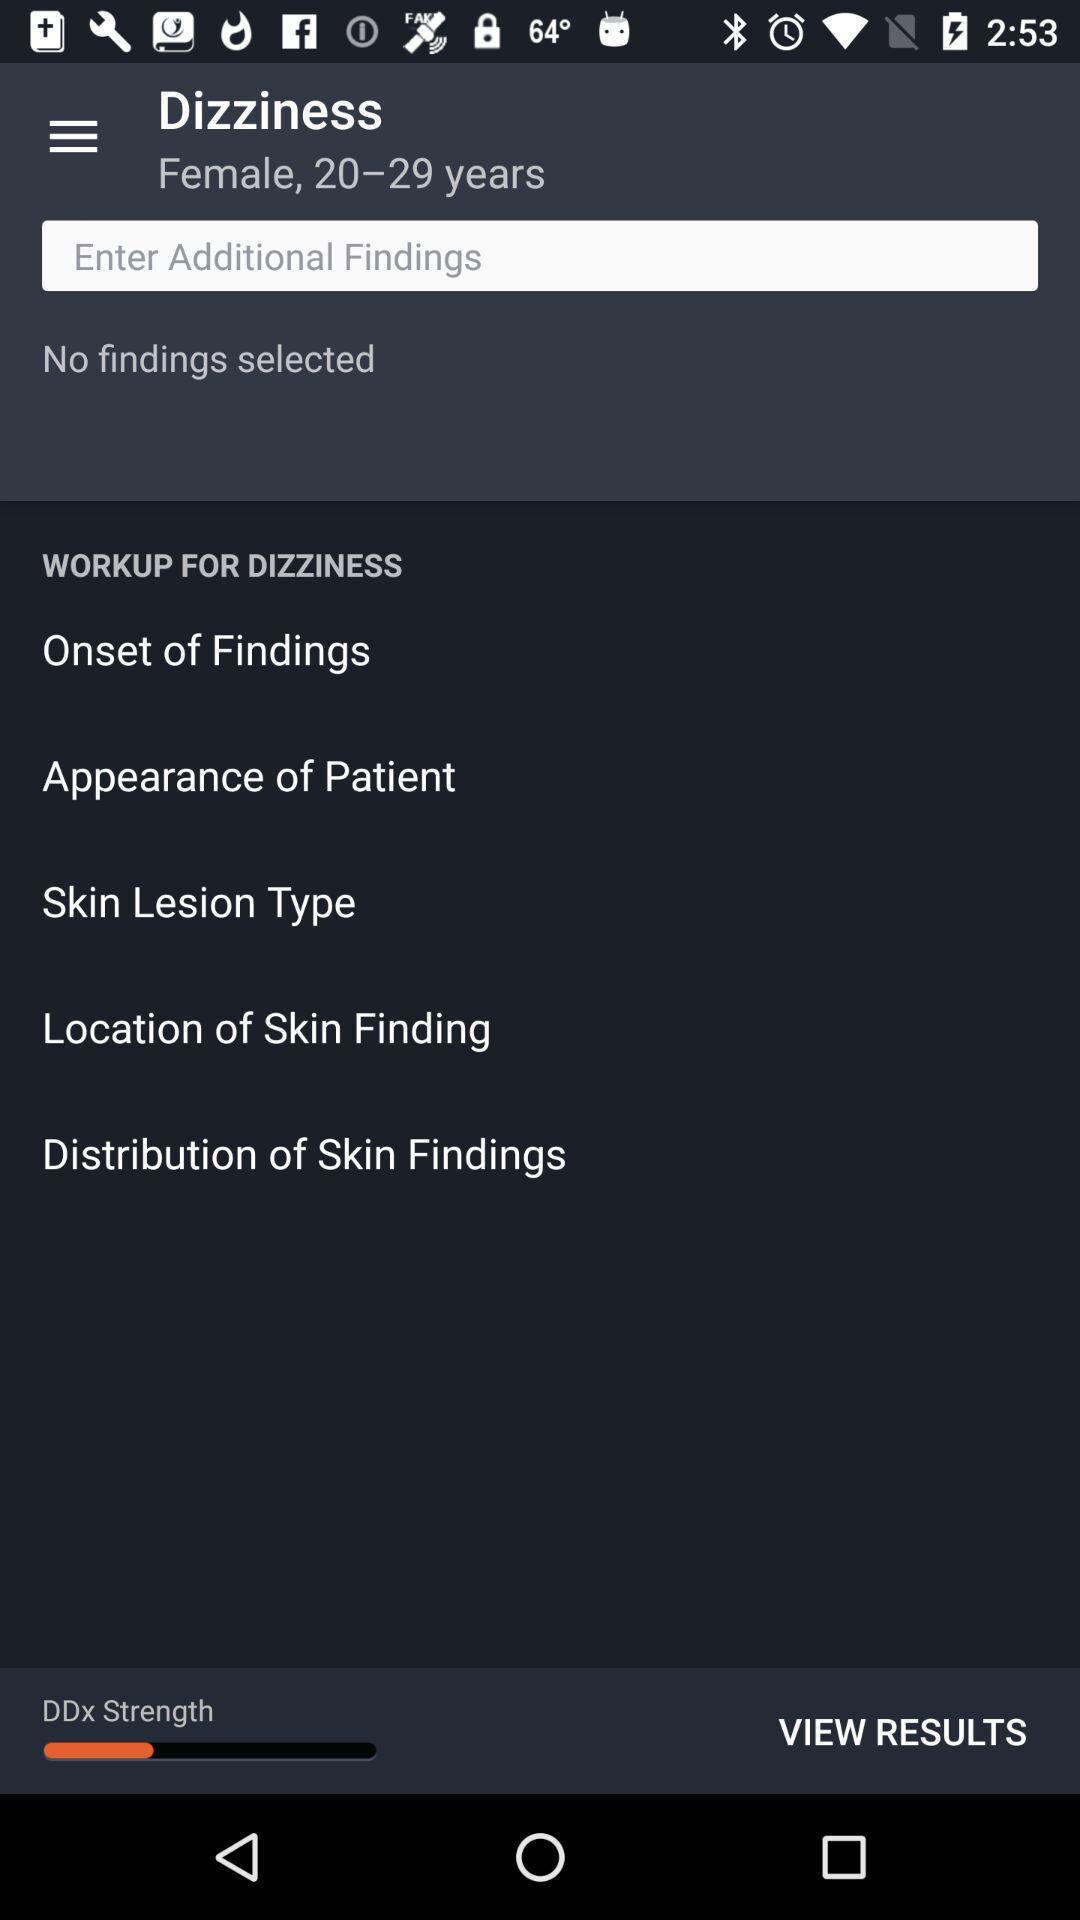  What do you see at coordinates (902, 1730) in the screenshot?
I see `view results icon` at bounding box center [902, 1730].